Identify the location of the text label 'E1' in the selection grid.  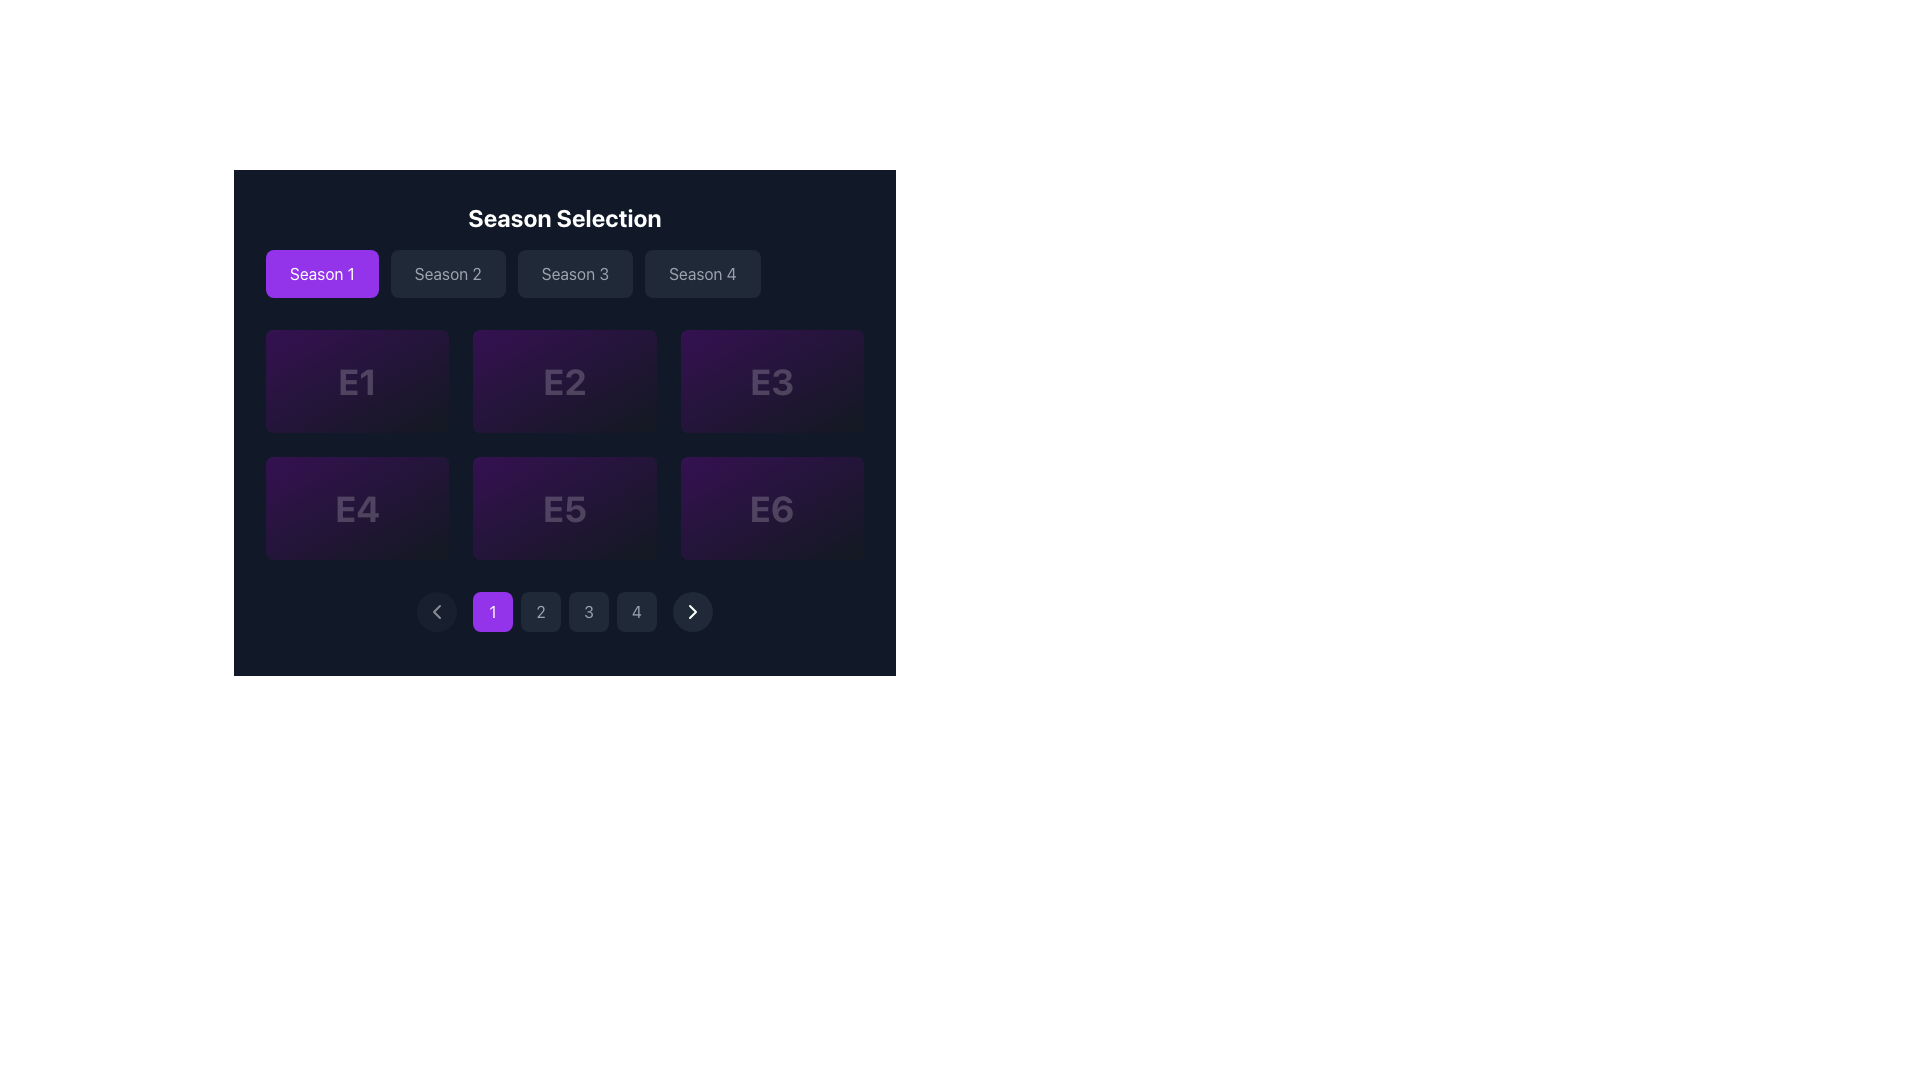
(357, 381).